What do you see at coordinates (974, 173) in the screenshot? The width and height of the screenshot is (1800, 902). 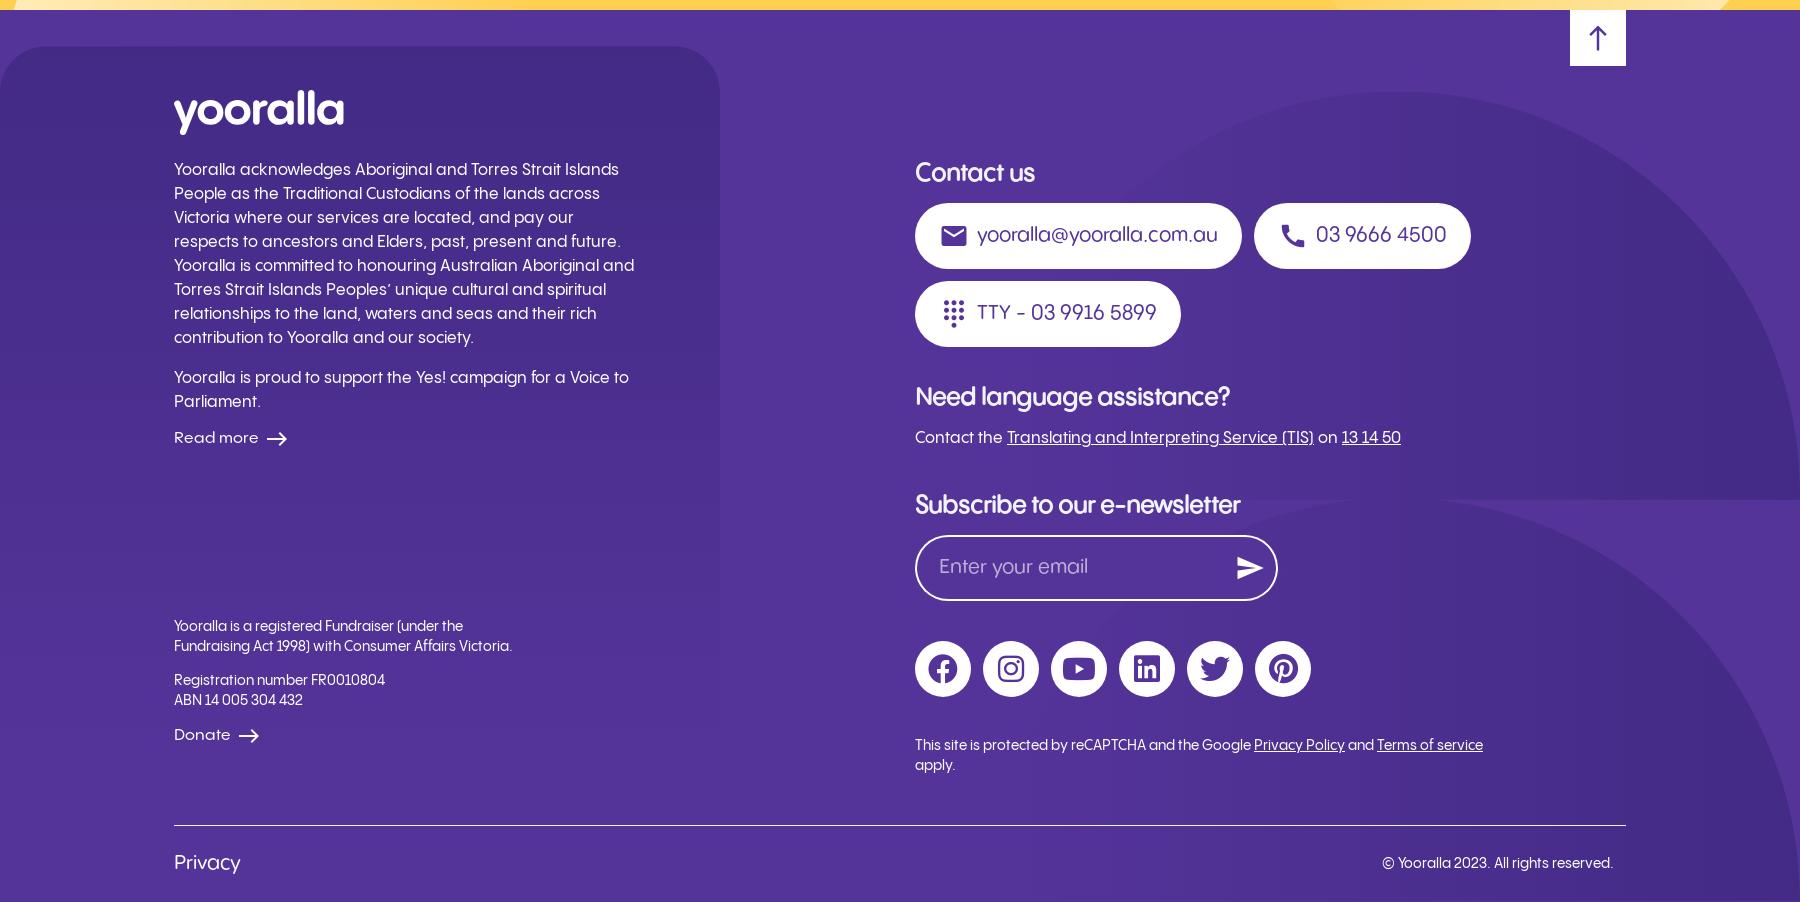 I see `'Contact us'` at bounding box center [974, 173].